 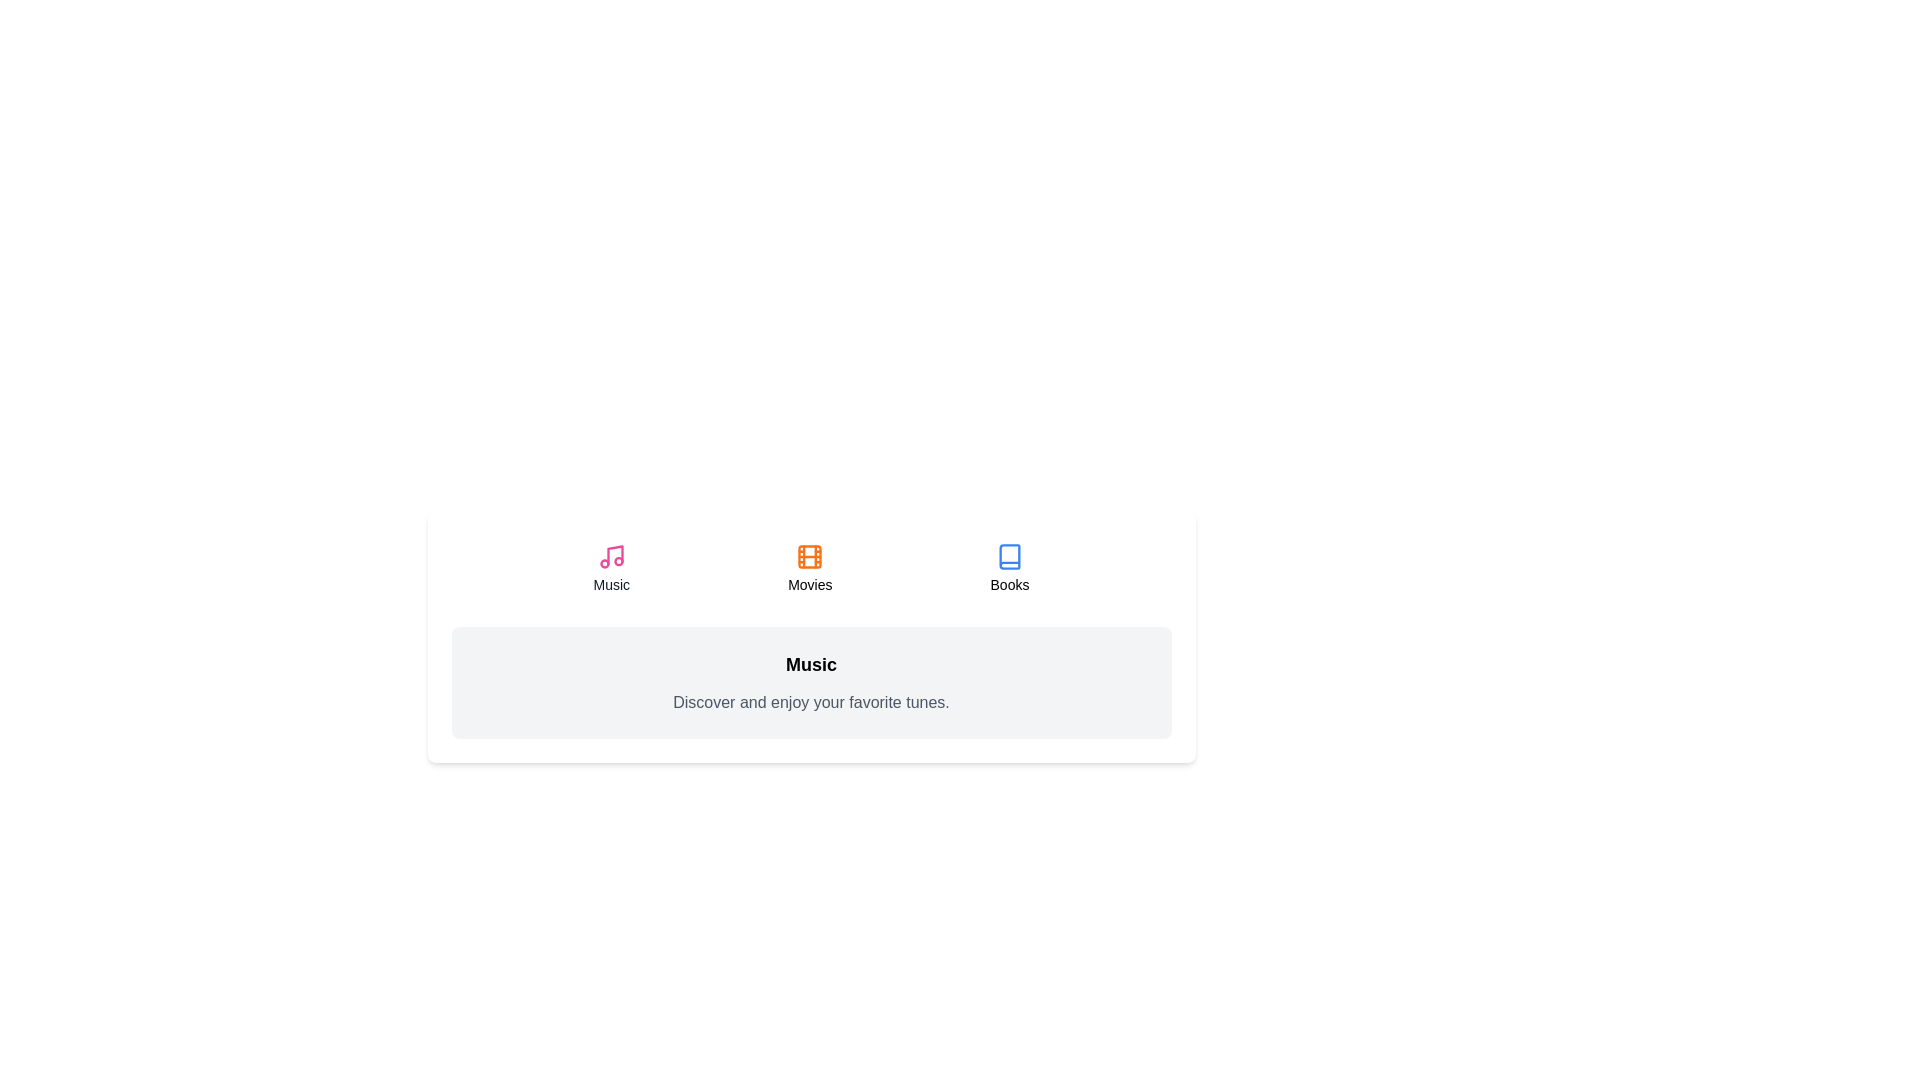 What do you see at coordinates (610, 569) in the screenshot?
I see `the tab labeled 'Music' to observe its hover effects` at bounding box center [610, 569].